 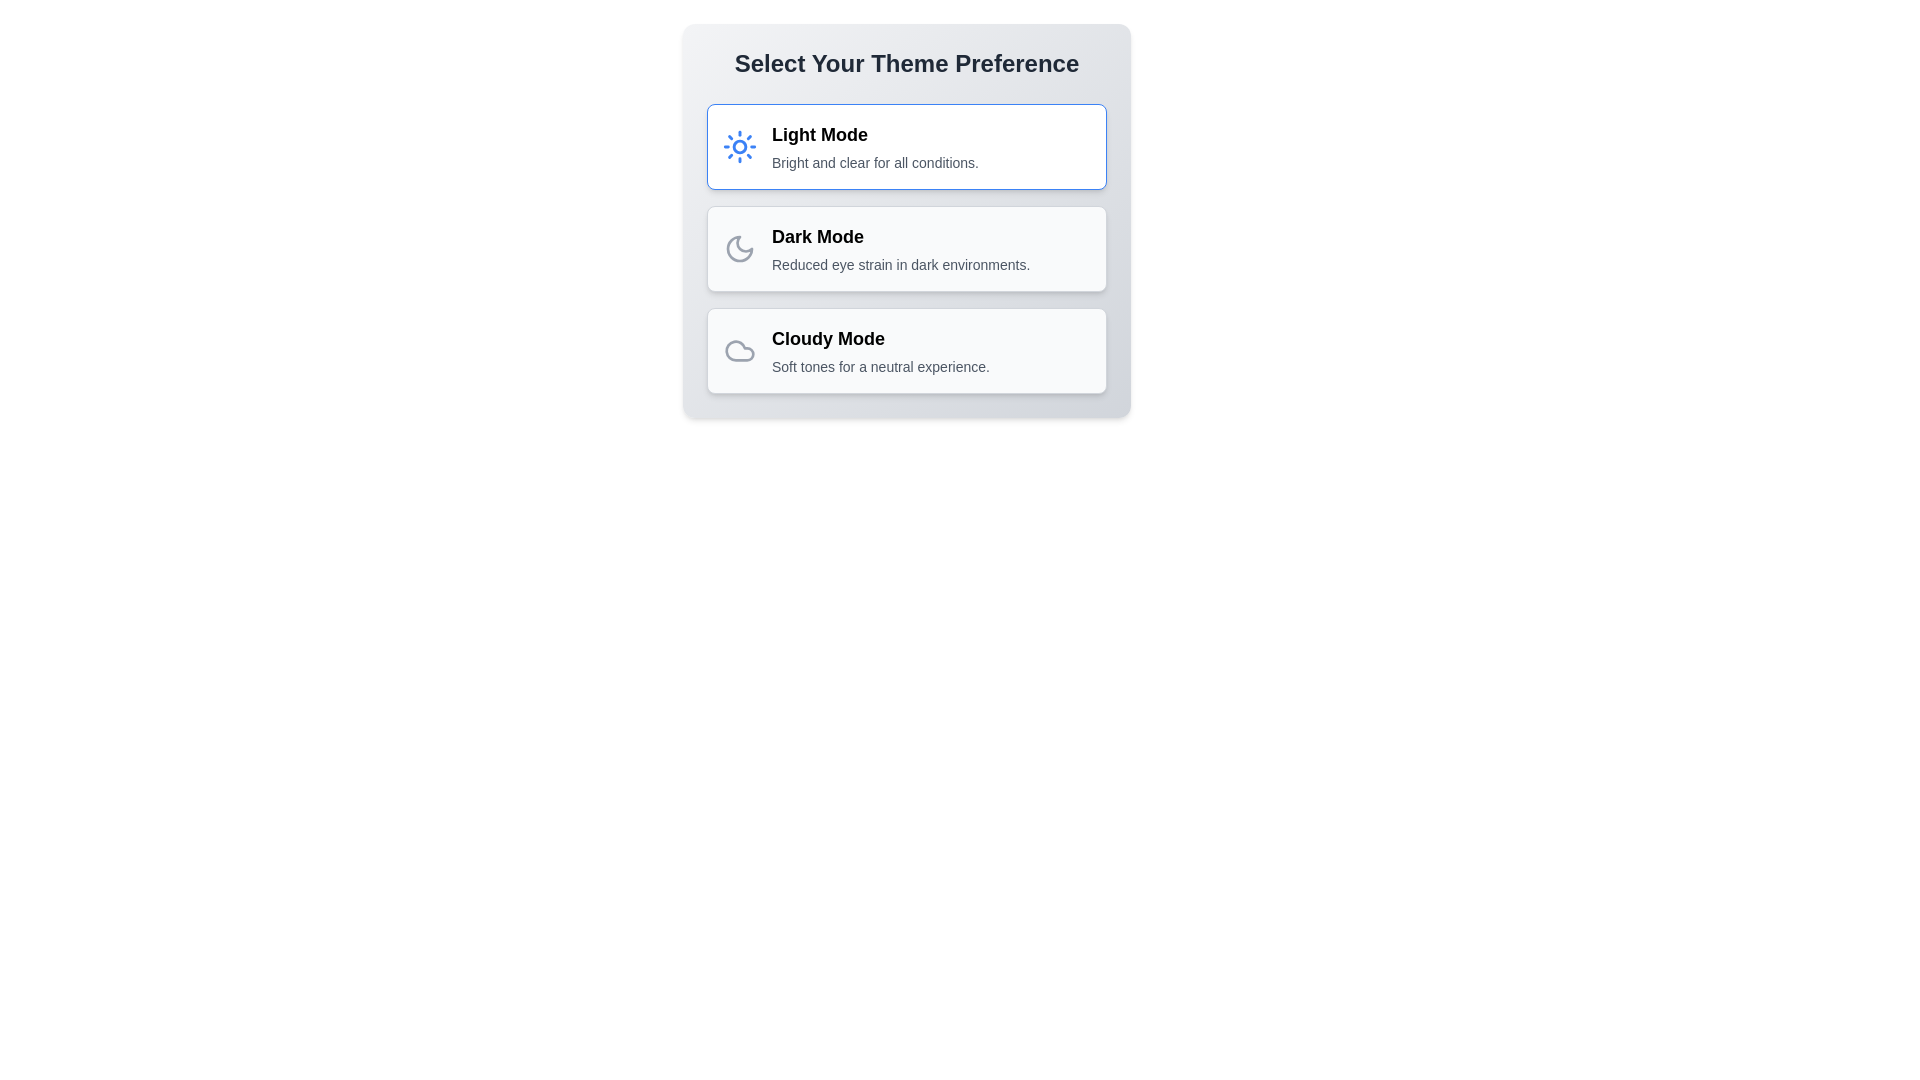 What do you see at coordinates (738, 145) in the screenshot?
I see `the SVG circle shape that is part of the blue sun-like icon to the left of the 'Light Mode' text in the 'Select Your Theme Preference' box` at bounding box center [738, 145].